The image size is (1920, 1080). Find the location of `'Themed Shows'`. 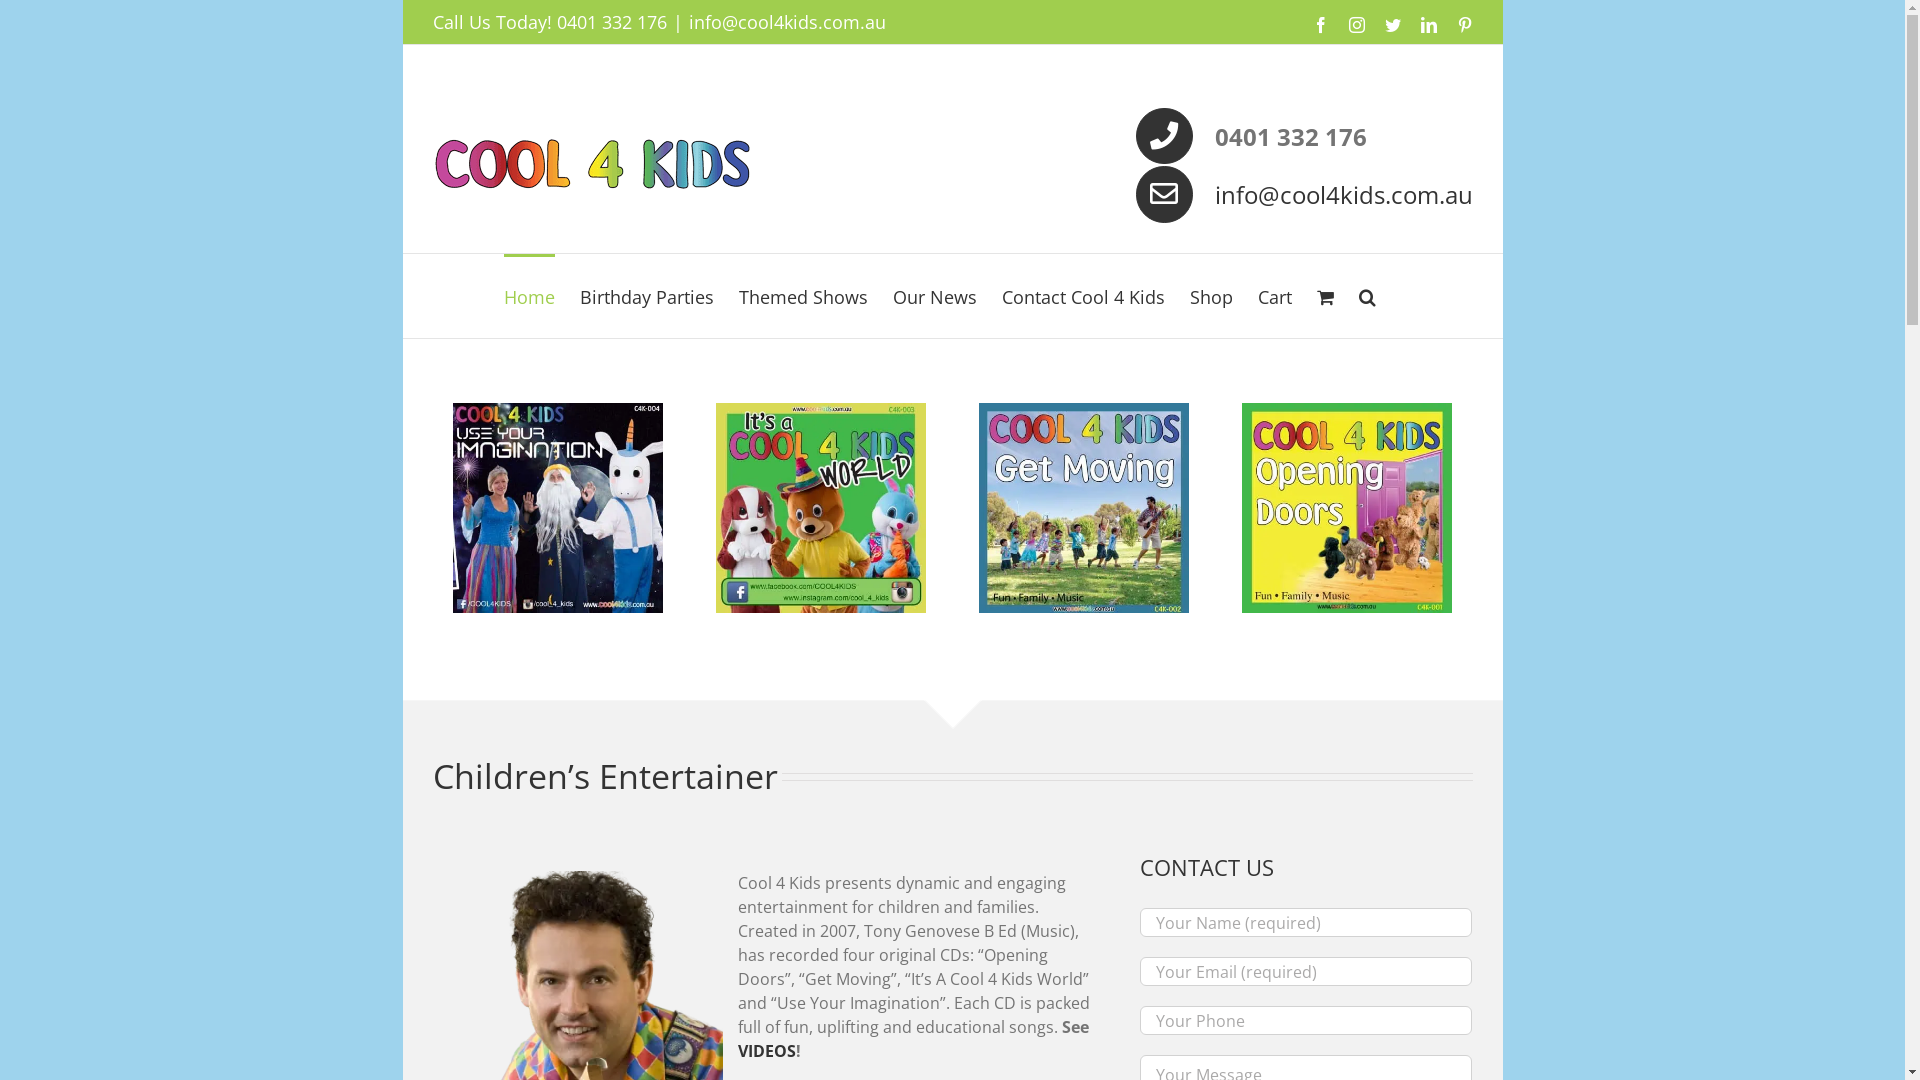

'Themed Shows' is located at coordinates (803, 296).